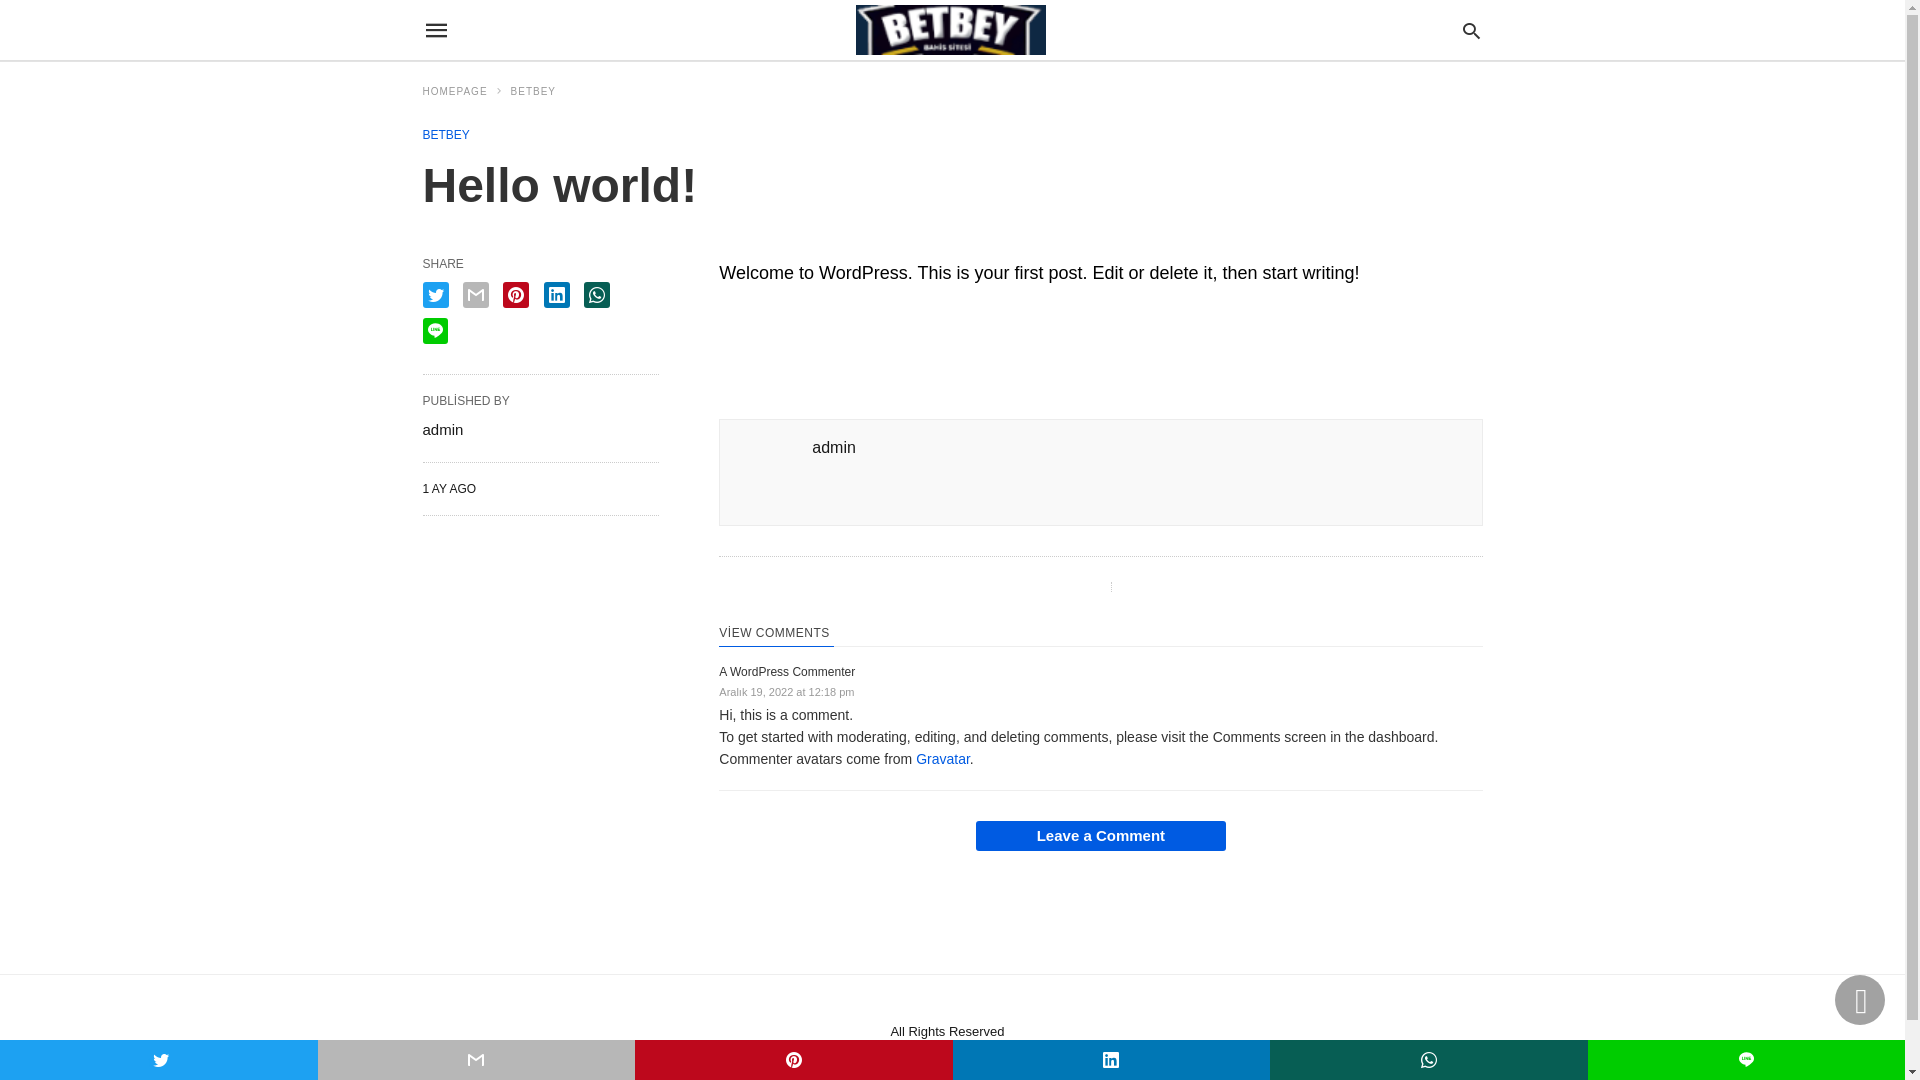  What do you see at coordinates (949, 30) in the screenshot?
I see `'BetBey'` at bounding box center [949, 30].